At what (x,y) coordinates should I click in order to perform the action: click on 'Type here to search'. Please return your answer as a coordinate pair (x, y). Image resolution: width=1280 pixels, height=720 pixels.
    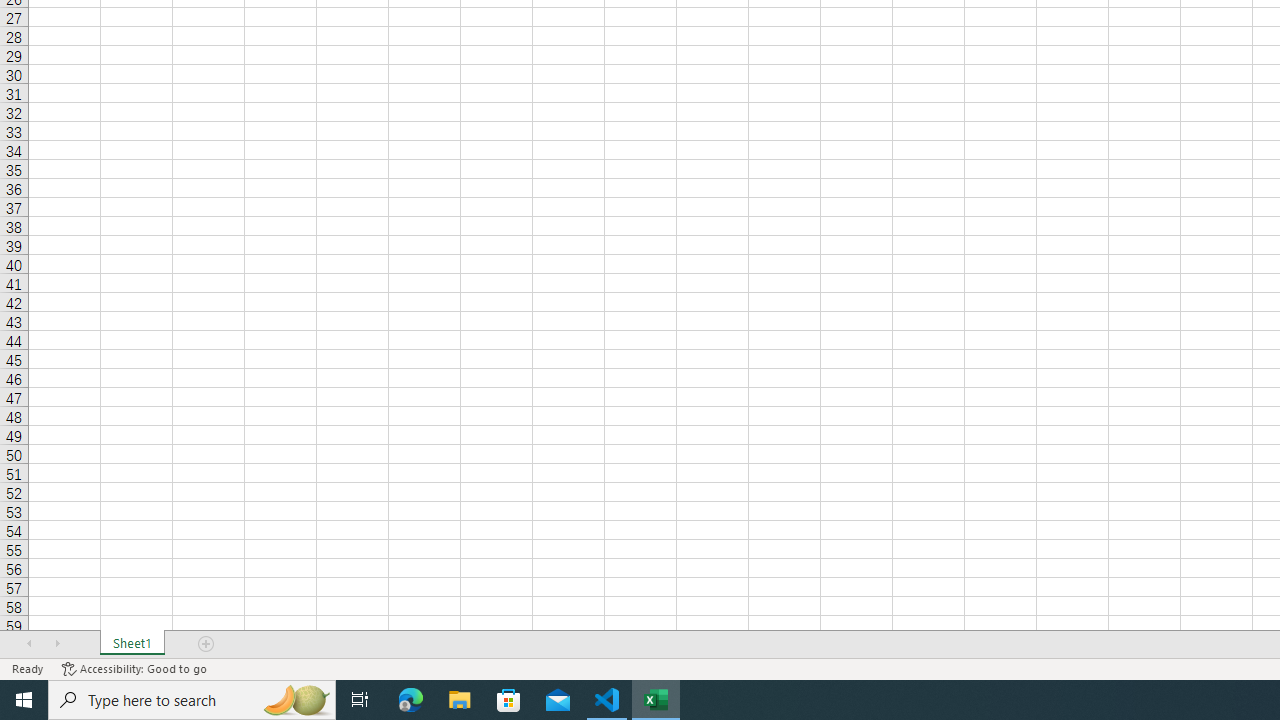
    Looking at the image, I should click on (192, 698).